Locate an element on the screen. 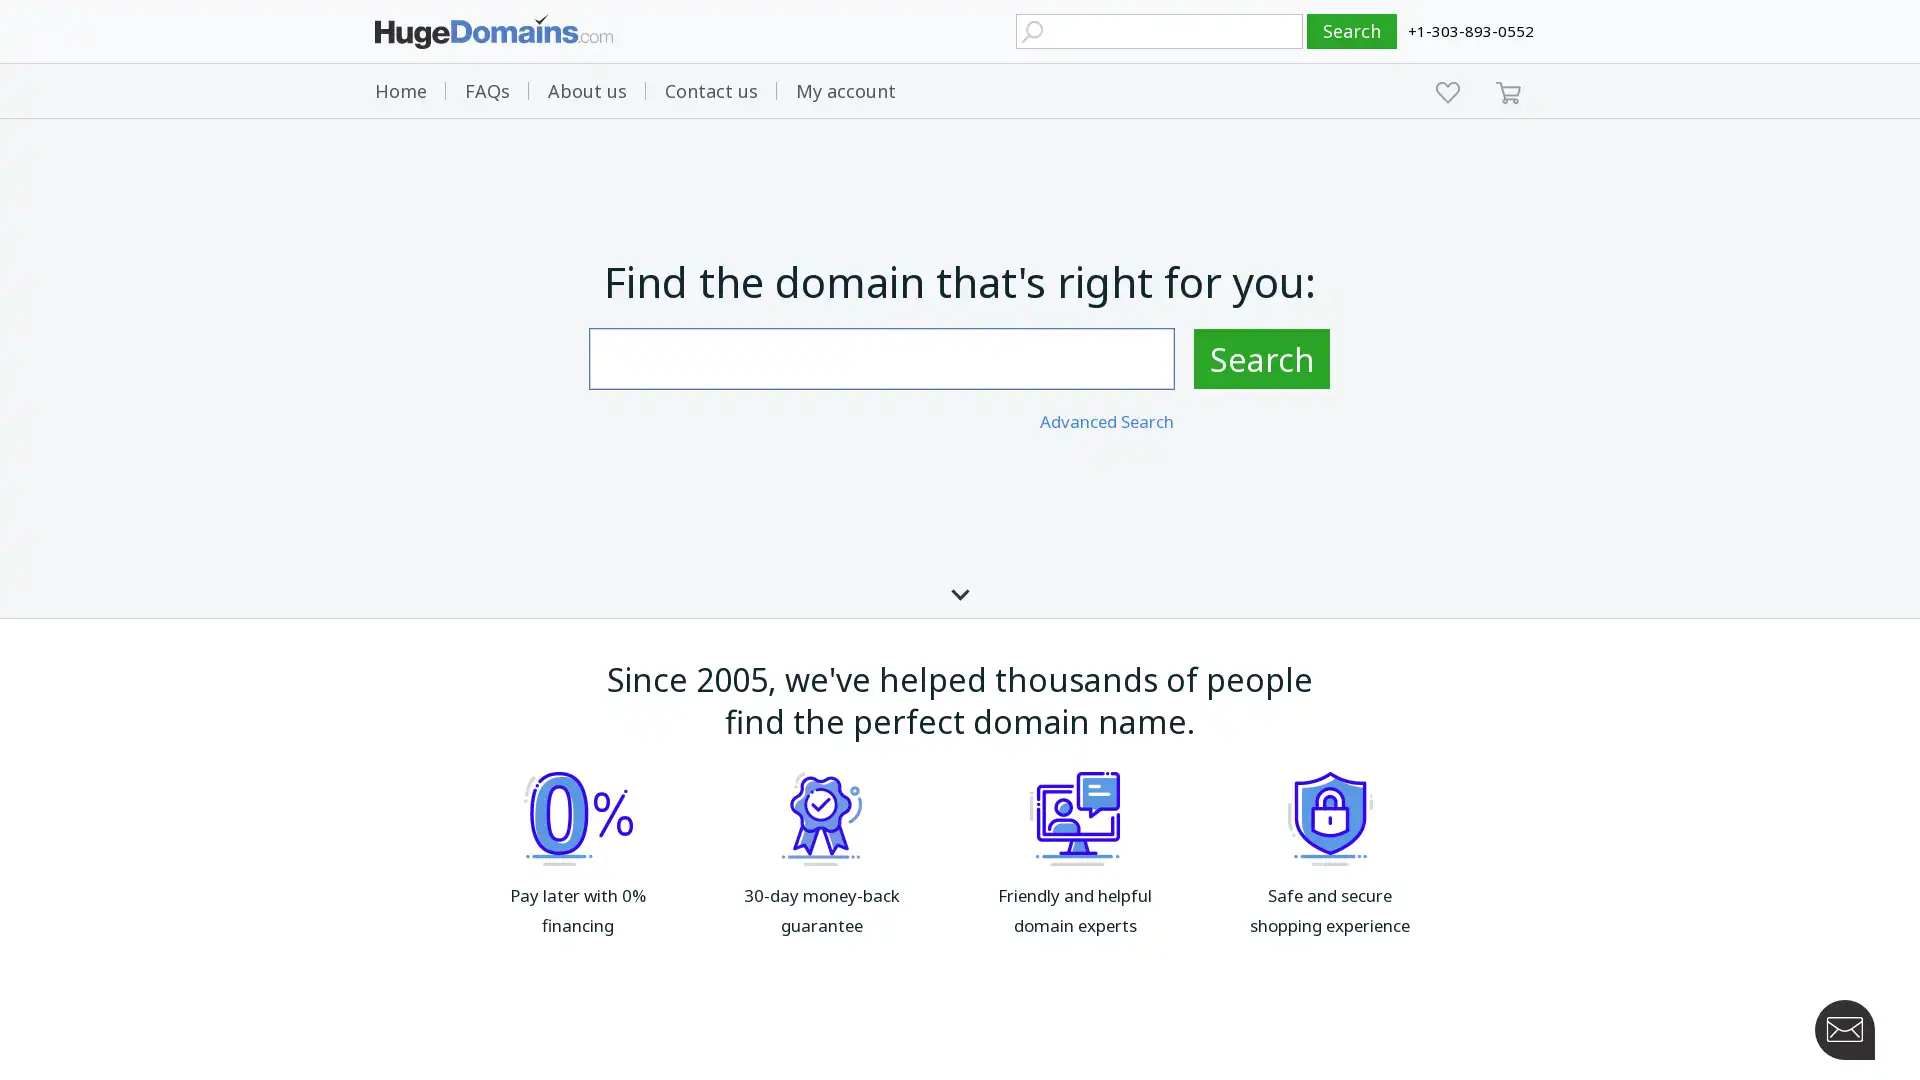 This screenshot has height=1080, width=1920. Search is located at coordinates (1352, 31).